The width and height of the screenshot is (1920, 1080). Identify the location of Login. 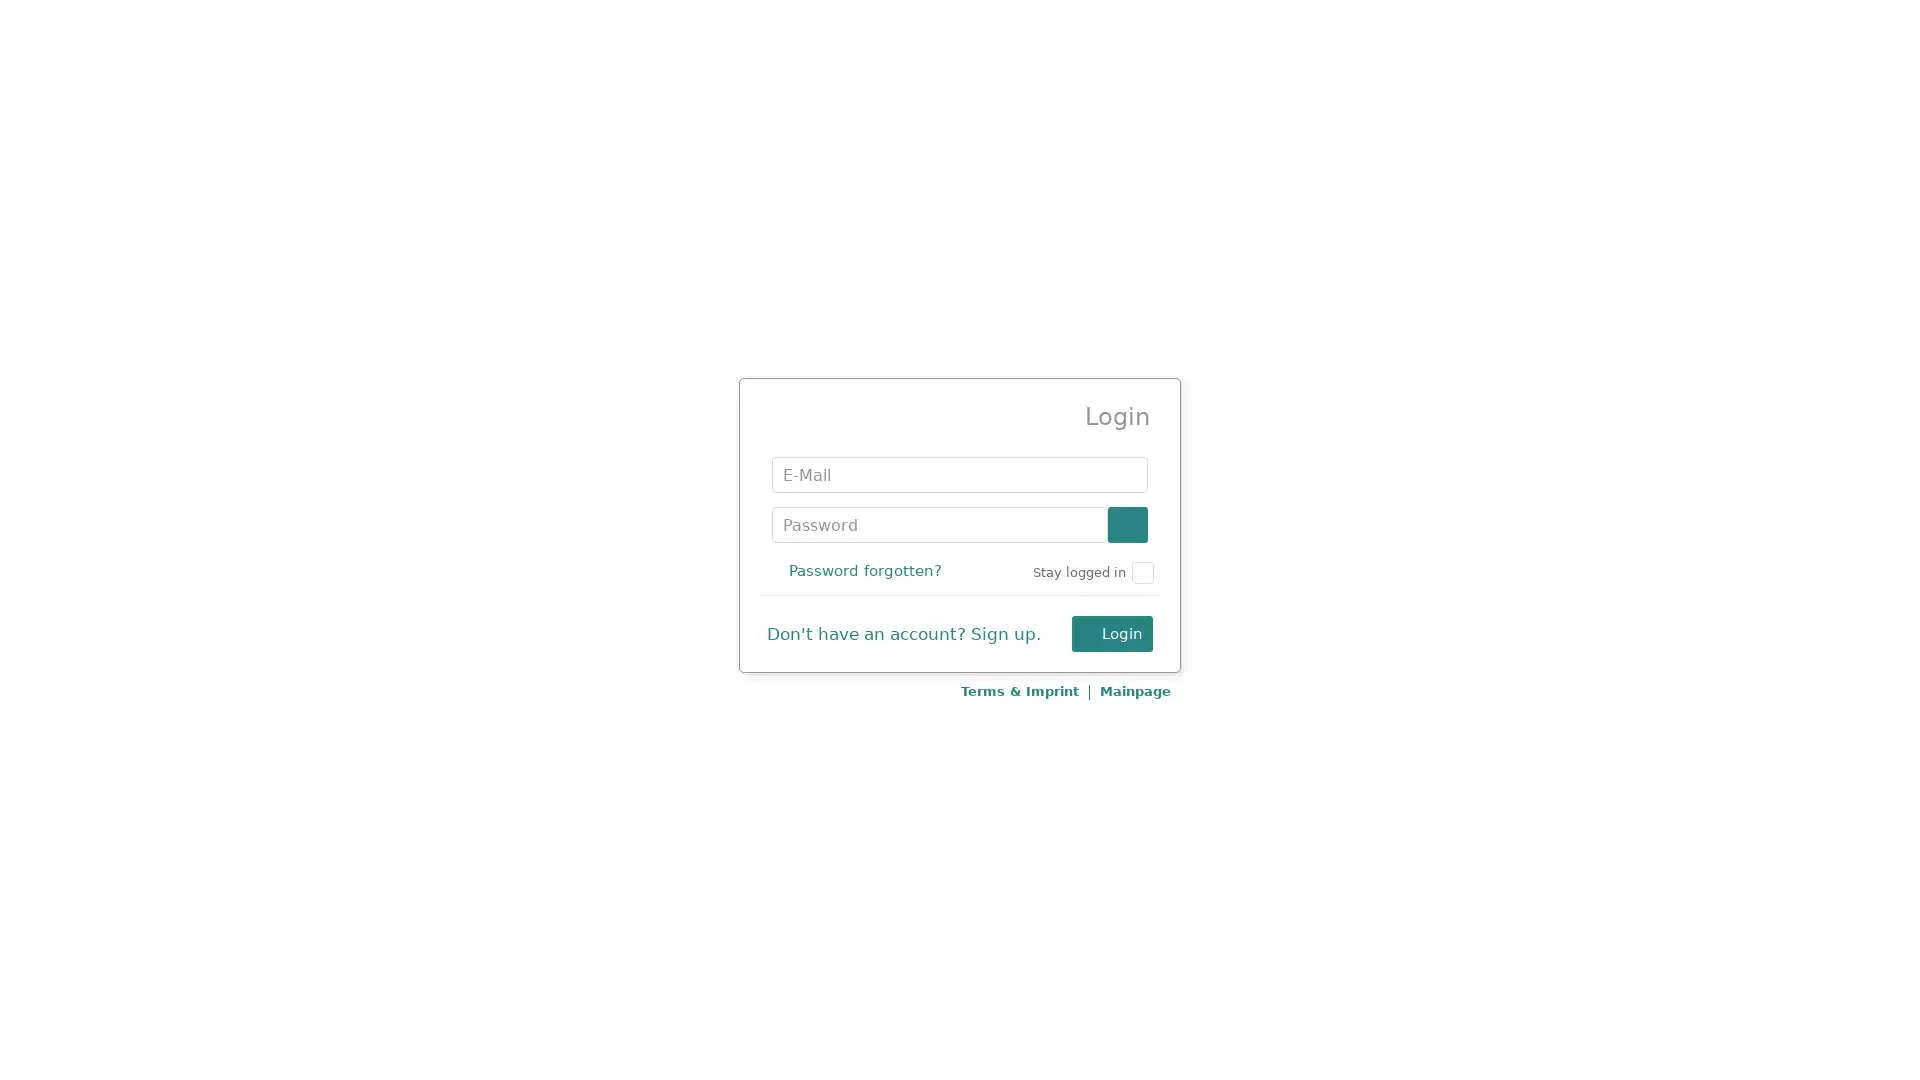
(1111, 633).